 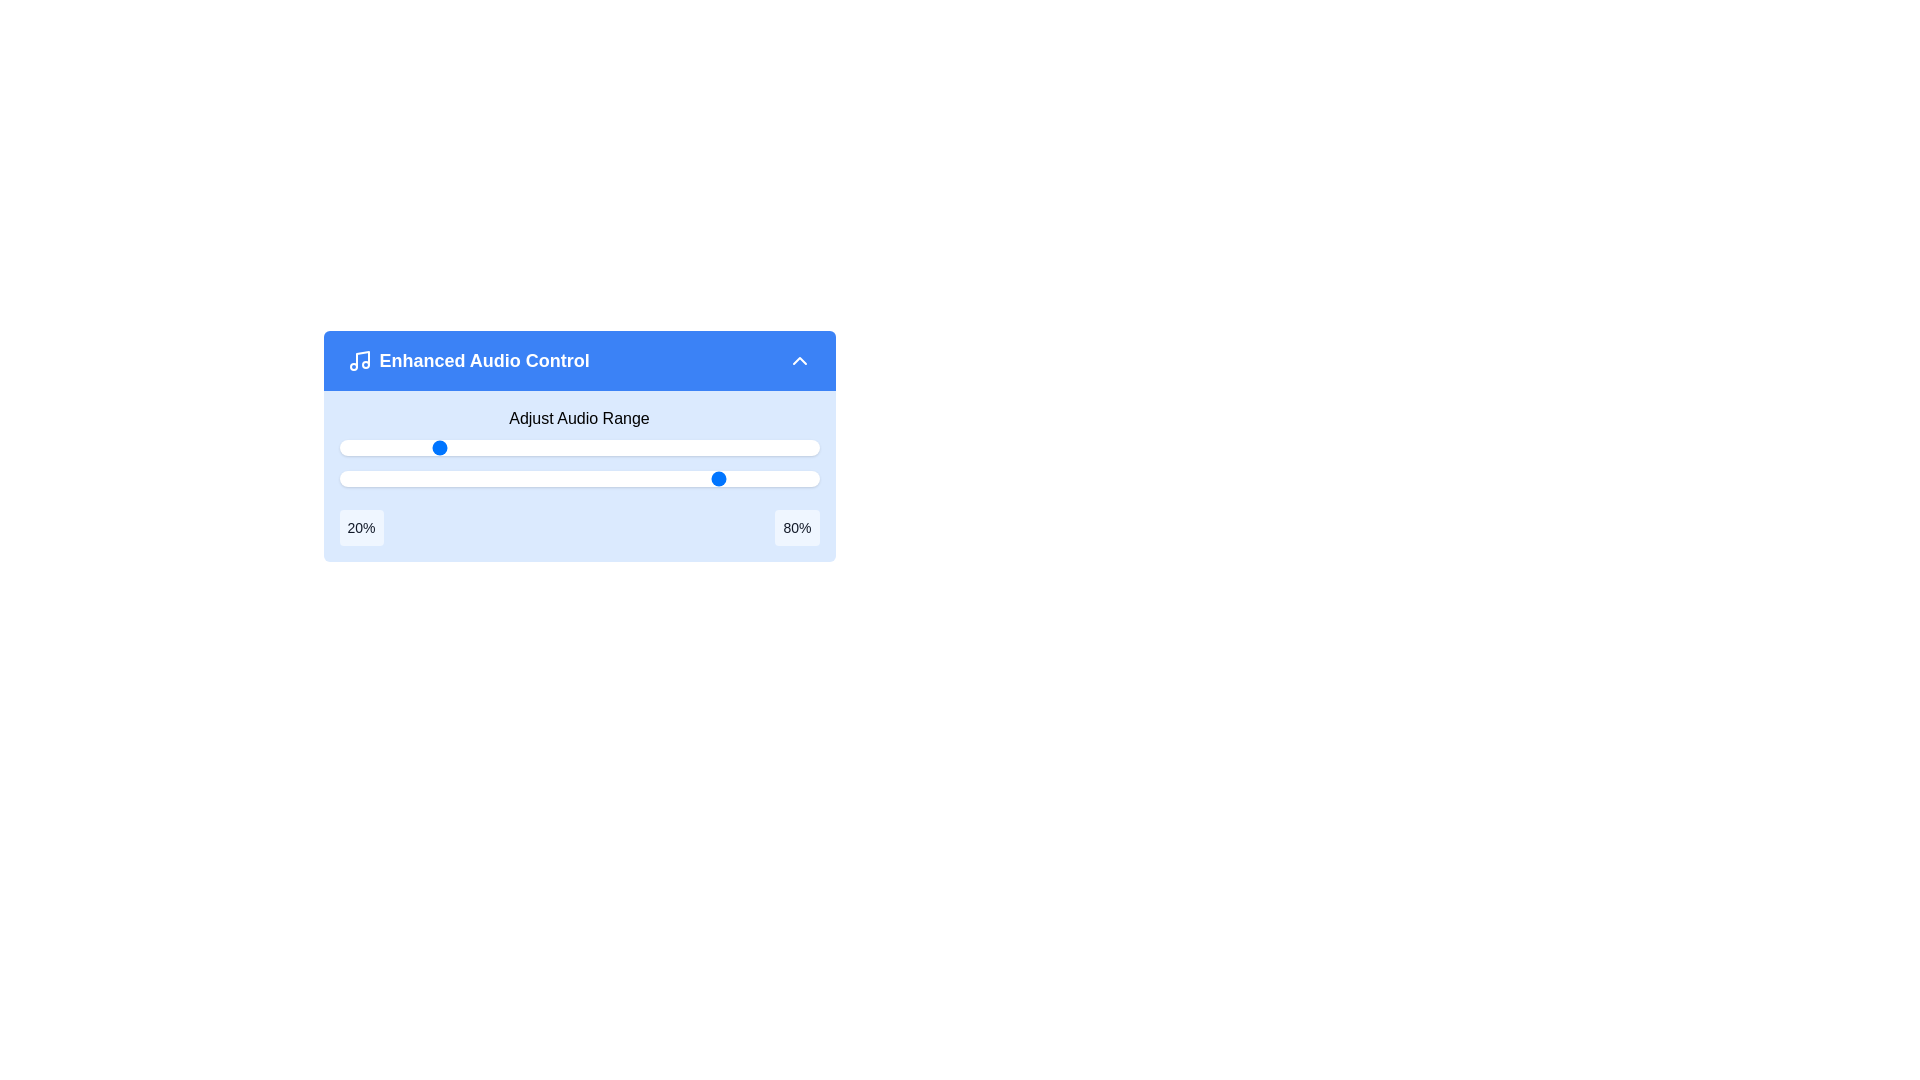 I want to click on the slider value, so click(x=439, y=446).